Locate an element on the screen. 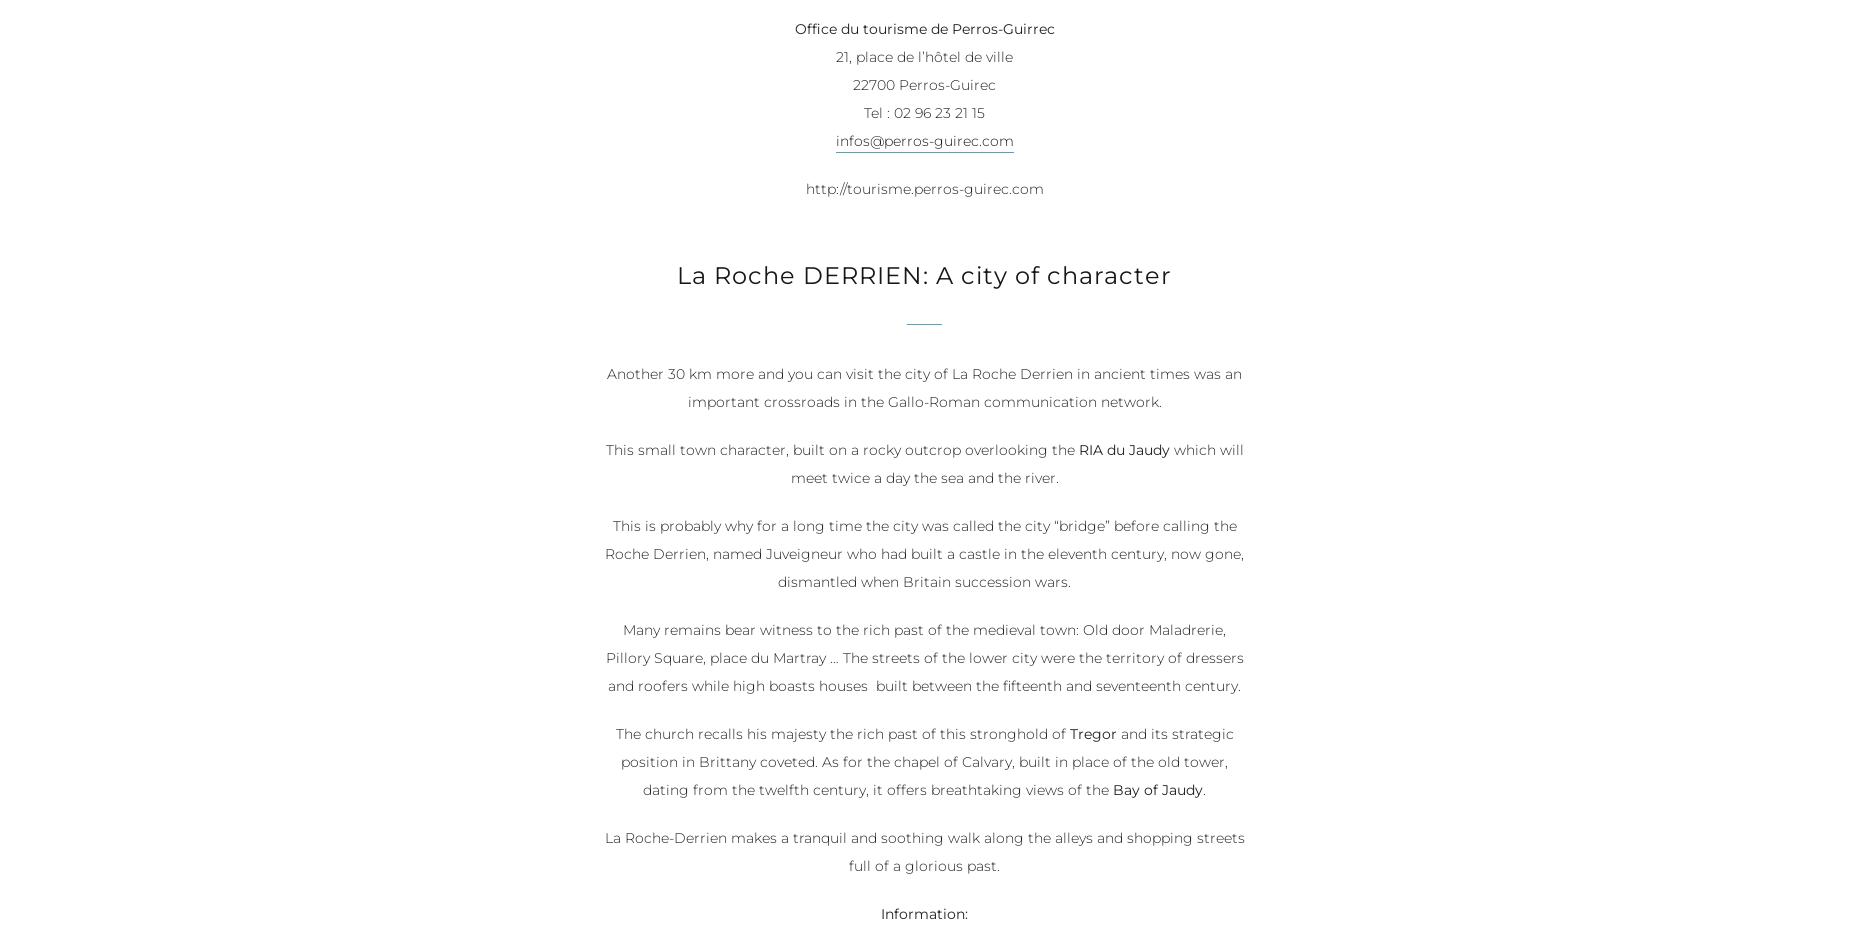  'infos@perros-guirec.com' is located at coordinates (924, 141).